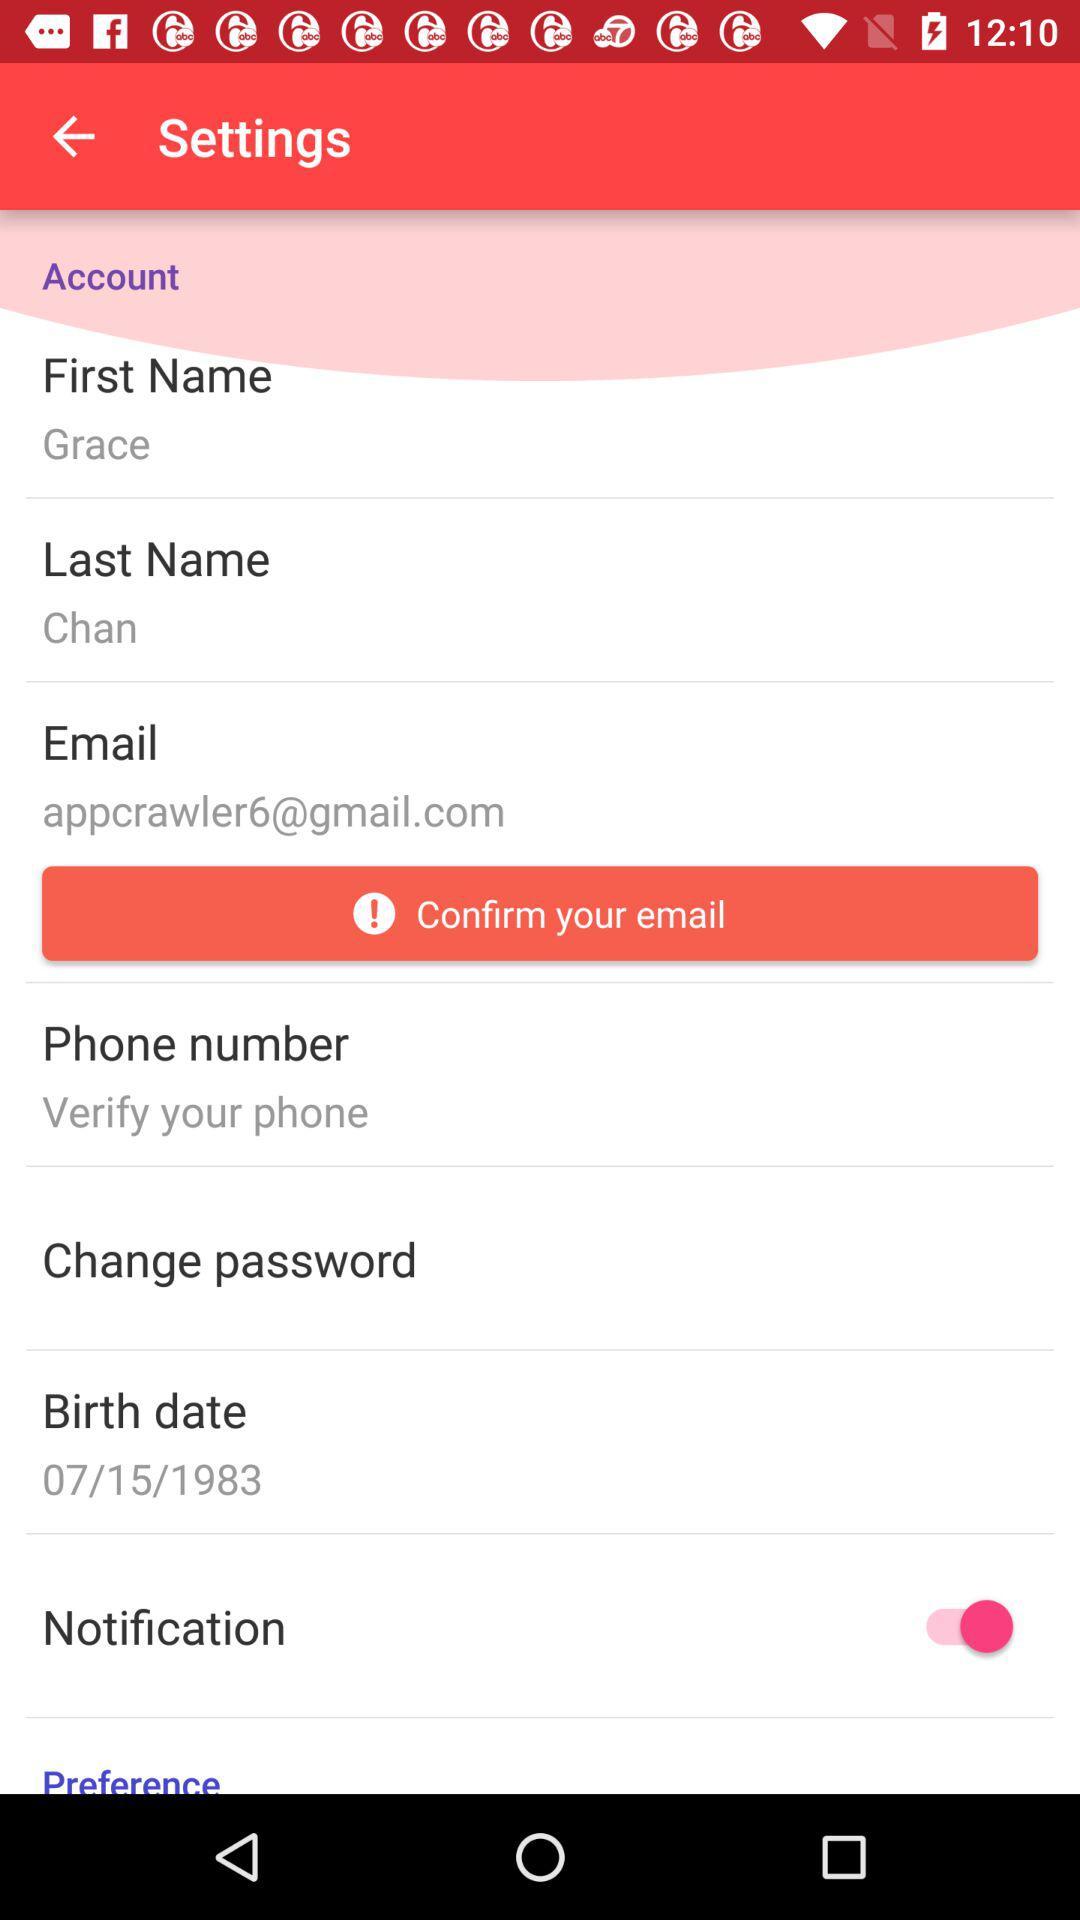  Describe the element at coordinates (72, 135) in the screenshot. I see `the icon to the left of the settings item` at that location.